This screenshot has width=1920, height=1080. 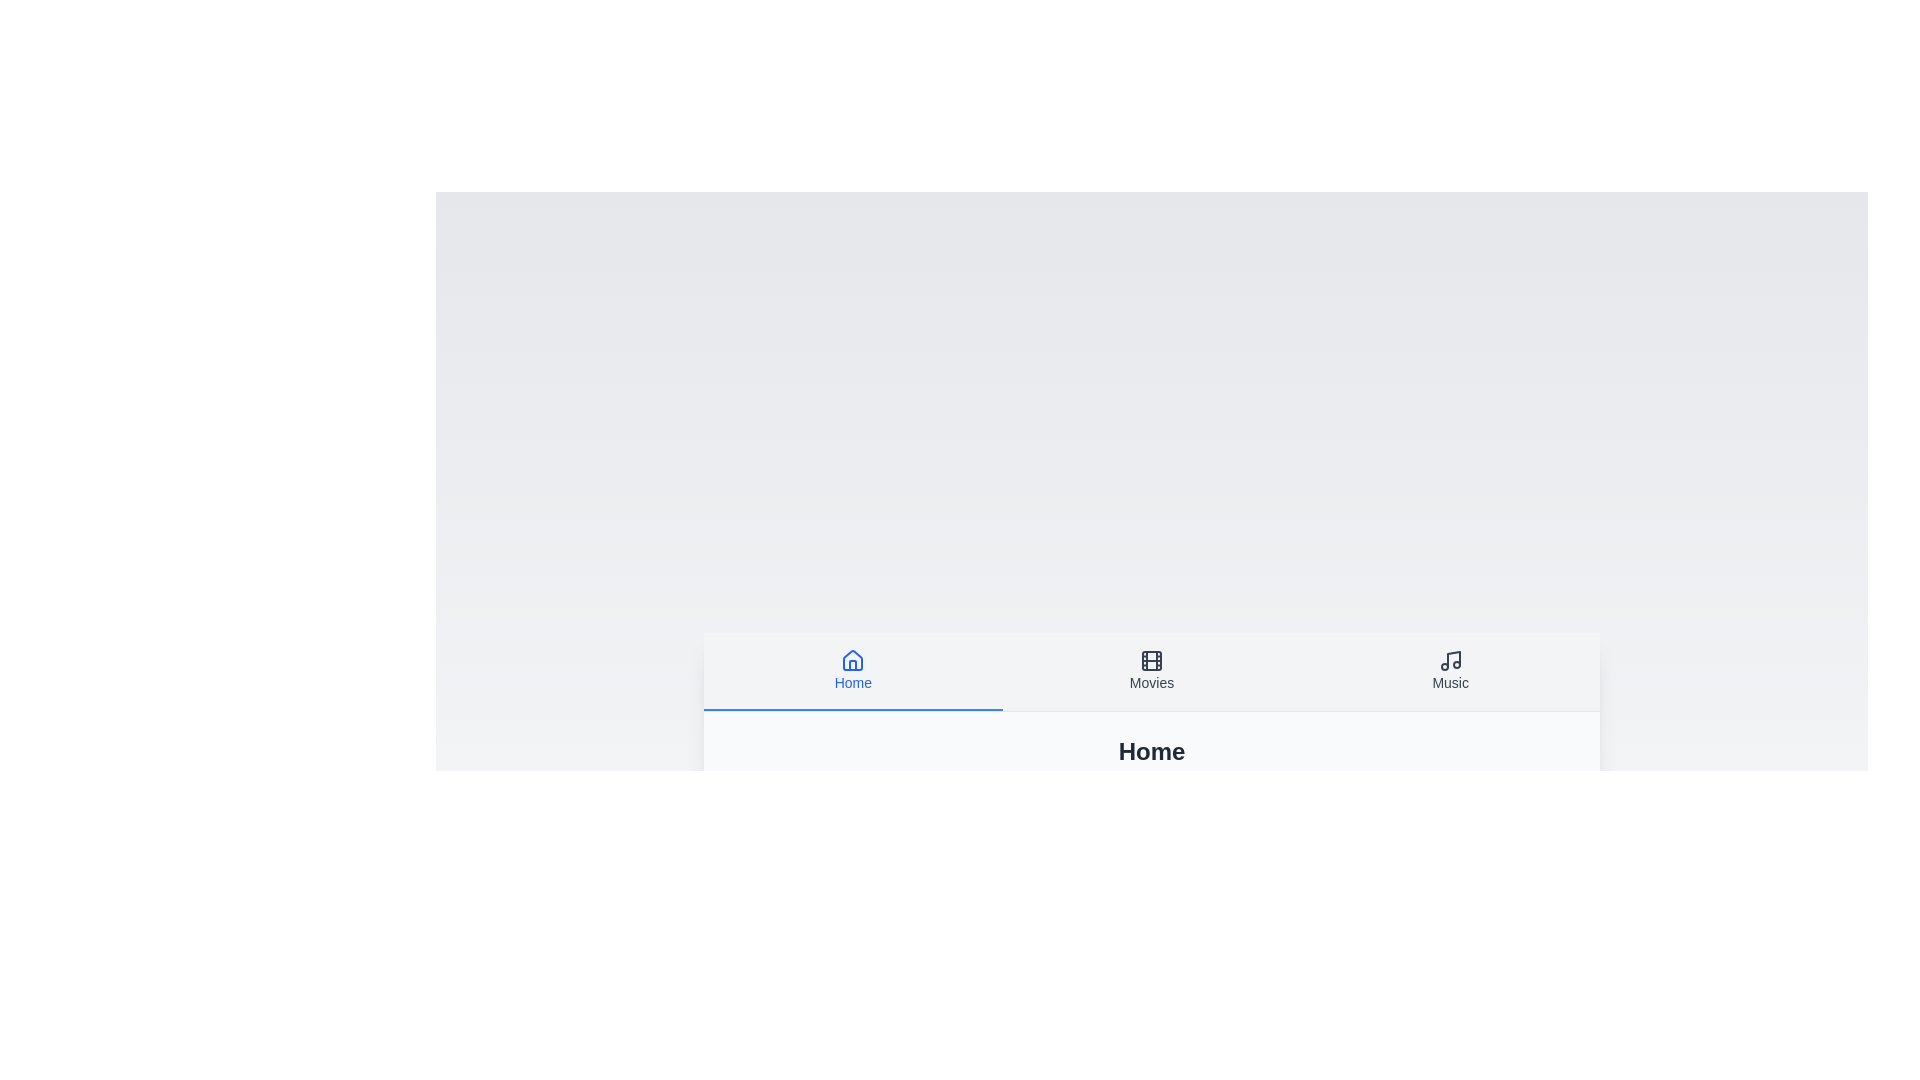 What do you see at coordinates (1152, 671) in the screenshot?
I see `the Movies tab to activate it` at bounding box center [1152, 671].